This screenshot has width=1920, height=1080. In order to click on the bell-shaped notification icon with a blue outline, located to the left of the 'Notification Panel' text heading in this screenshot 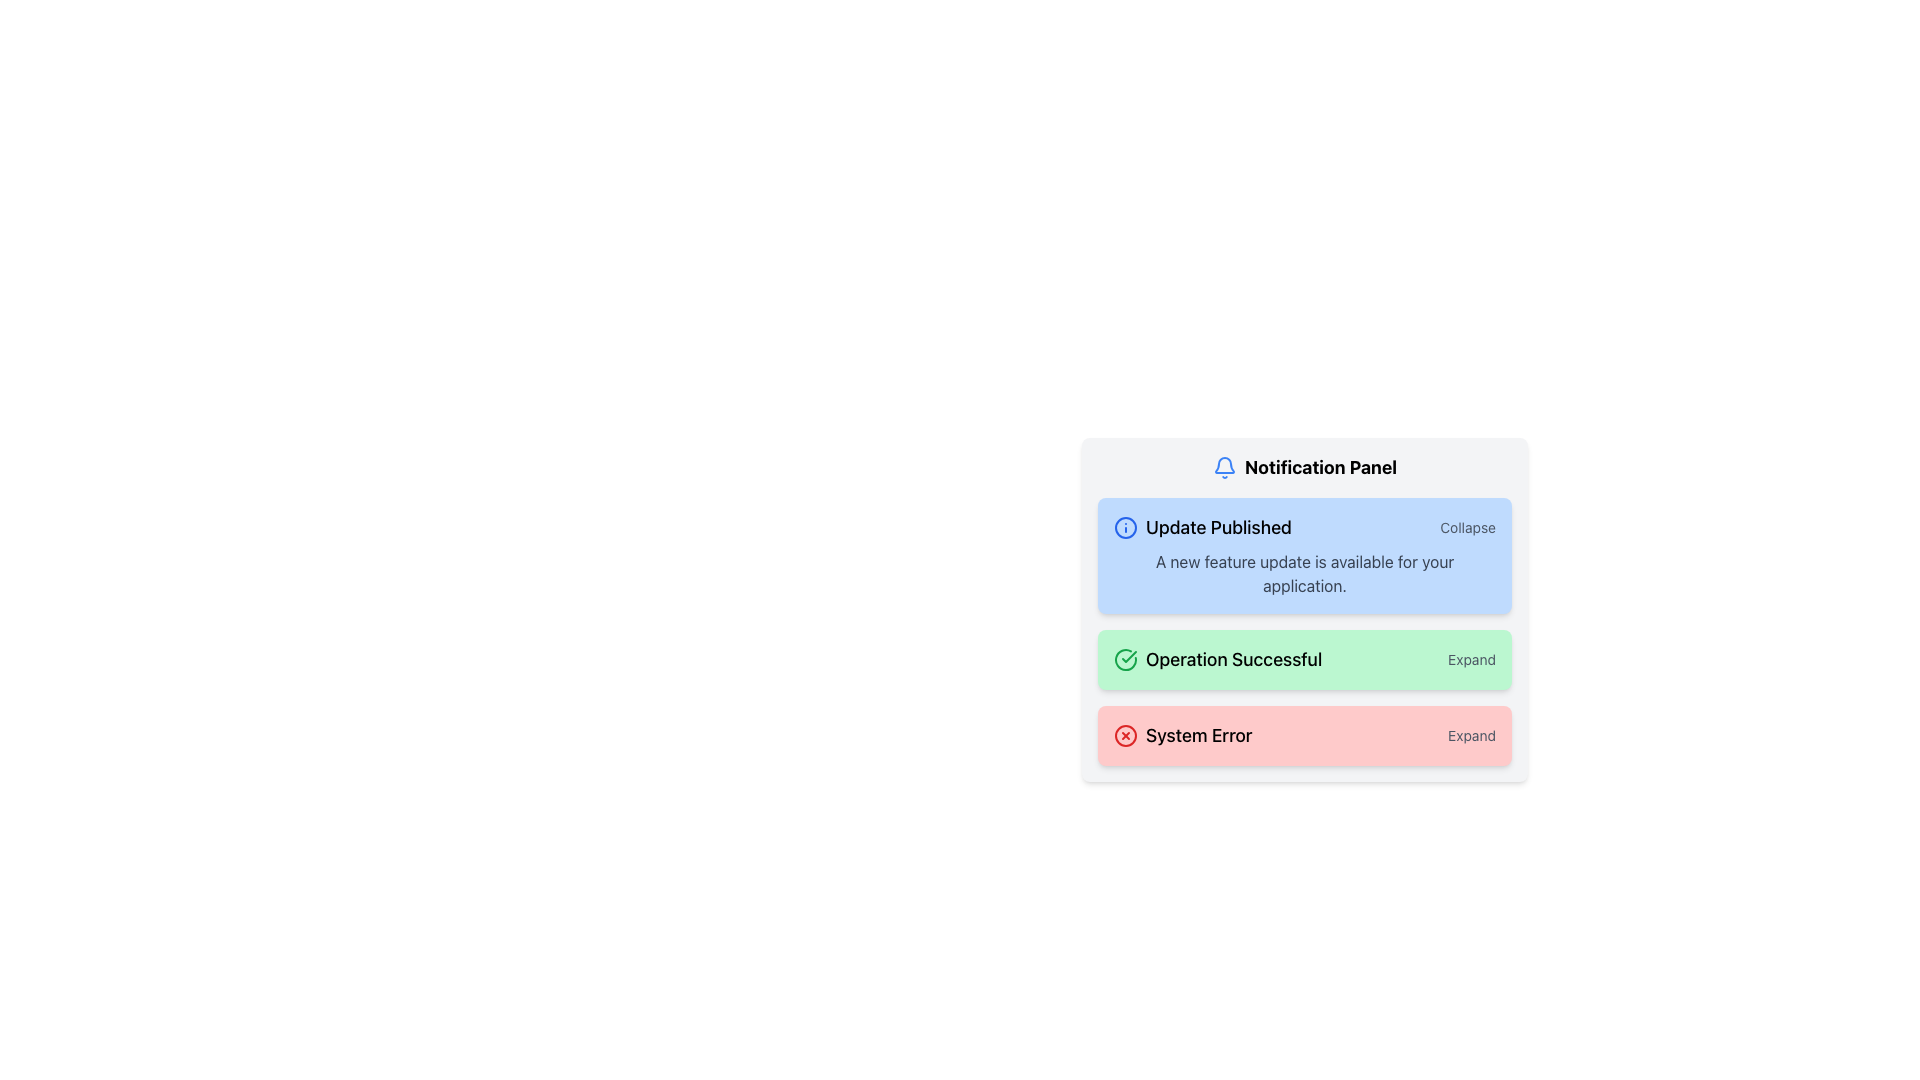, I will do `click(1223, 467)`.